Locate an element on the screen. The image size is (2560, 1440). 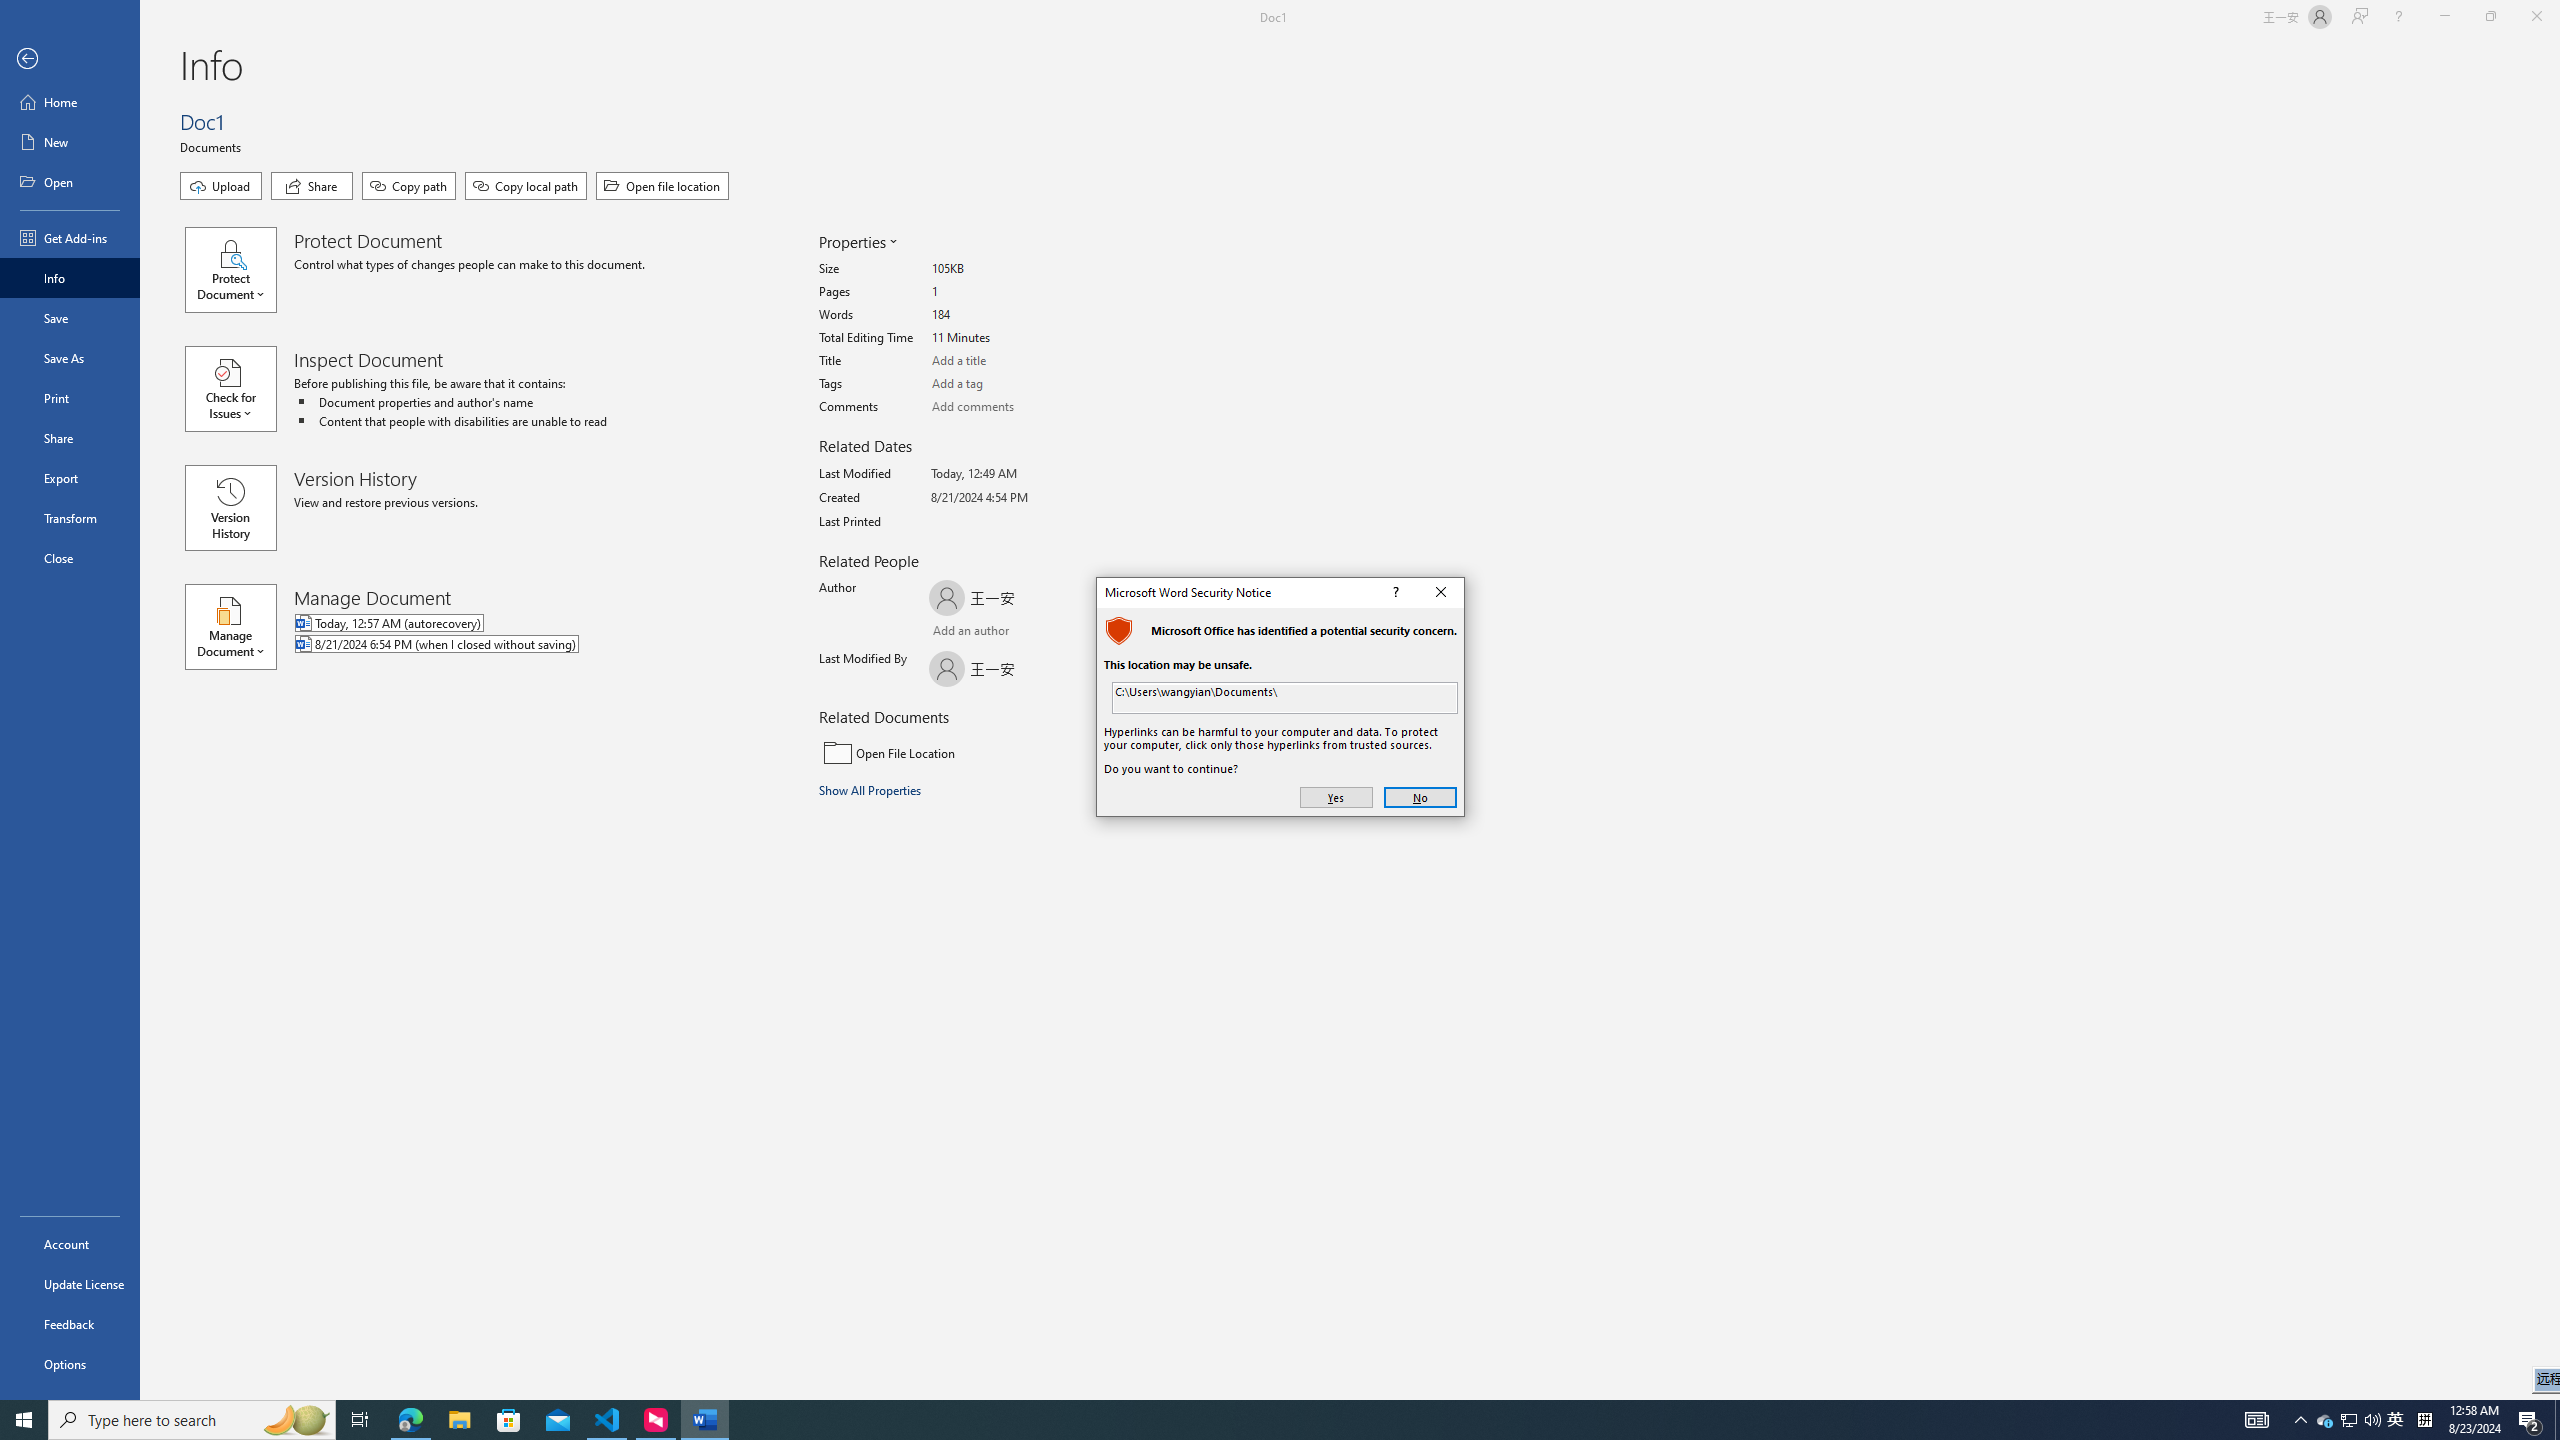
'Properties' is located at coordinates (856, 241).